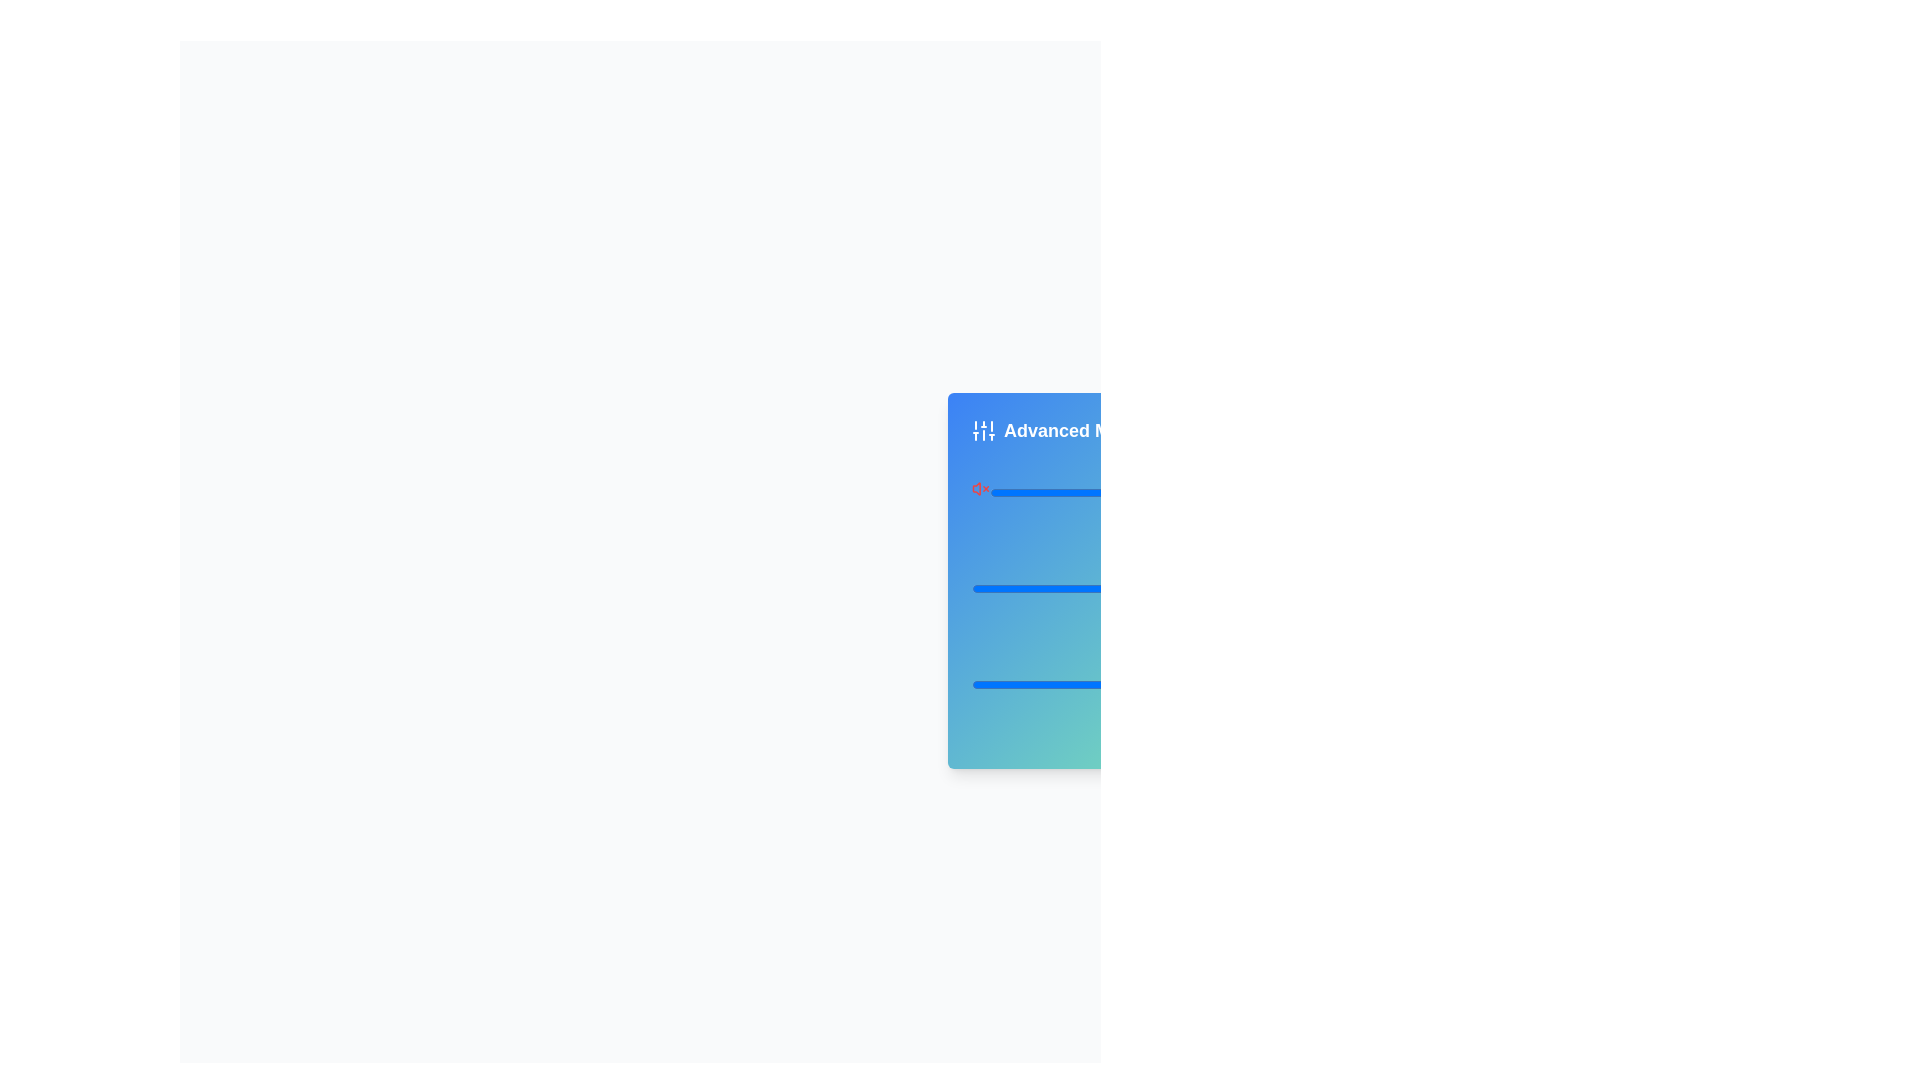 The height and width of the screenshot is (1080, 1920). I want to click on the slider value, so click(1200, 485).